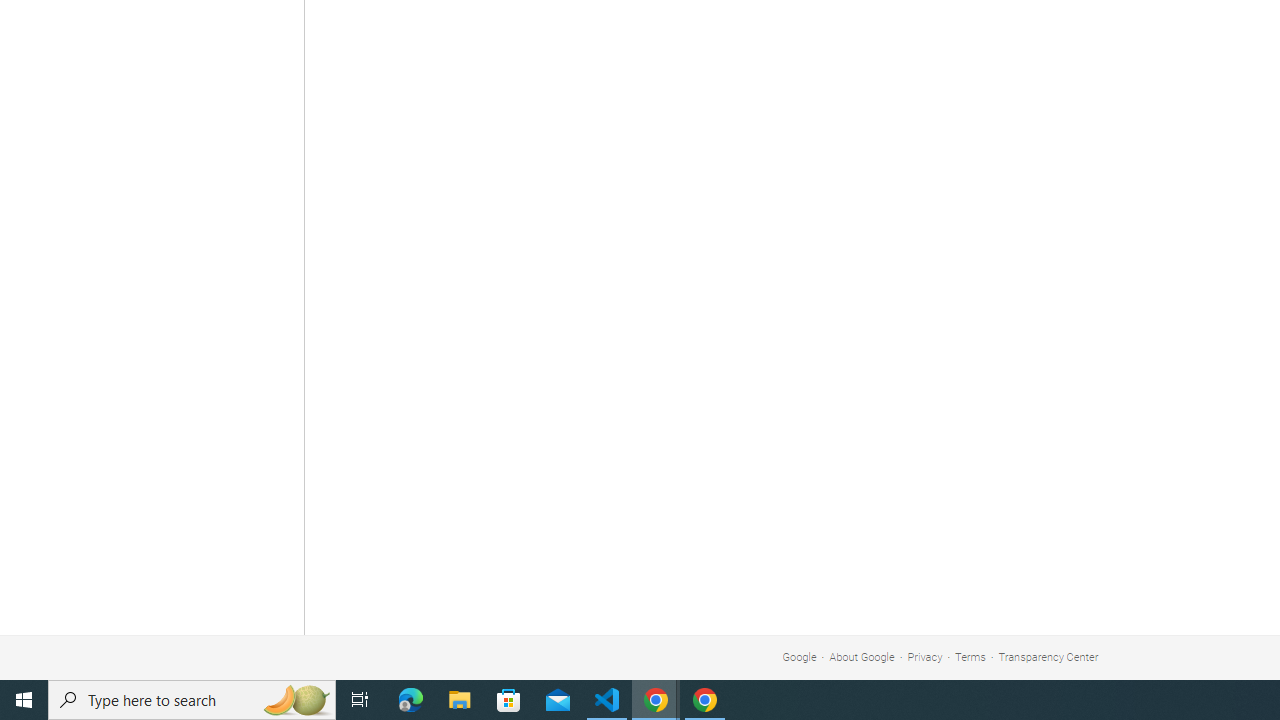  Describe the element at coordinates (862, 657) in the screenshot. I see `'About Google'` at that location.